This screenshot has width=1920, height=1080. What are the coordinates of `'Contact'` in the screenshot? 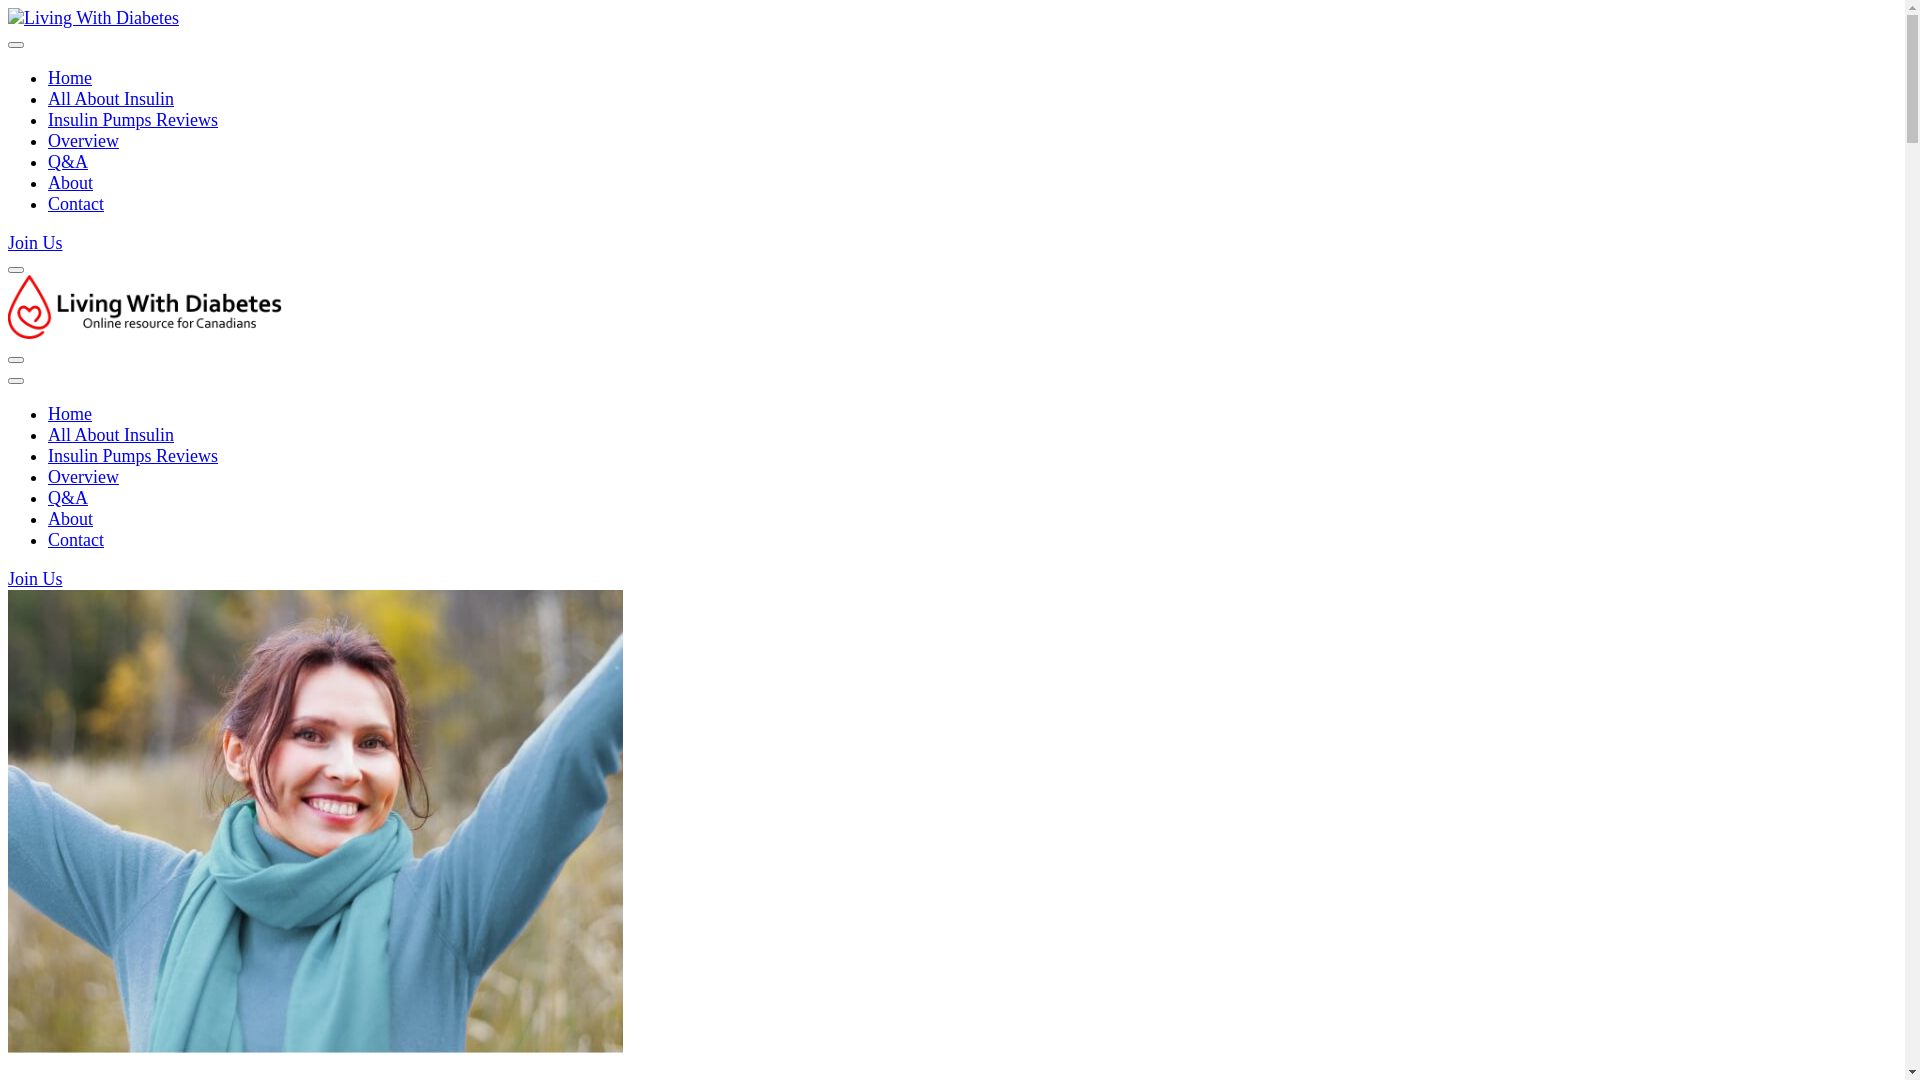 It's located at (76, 204).